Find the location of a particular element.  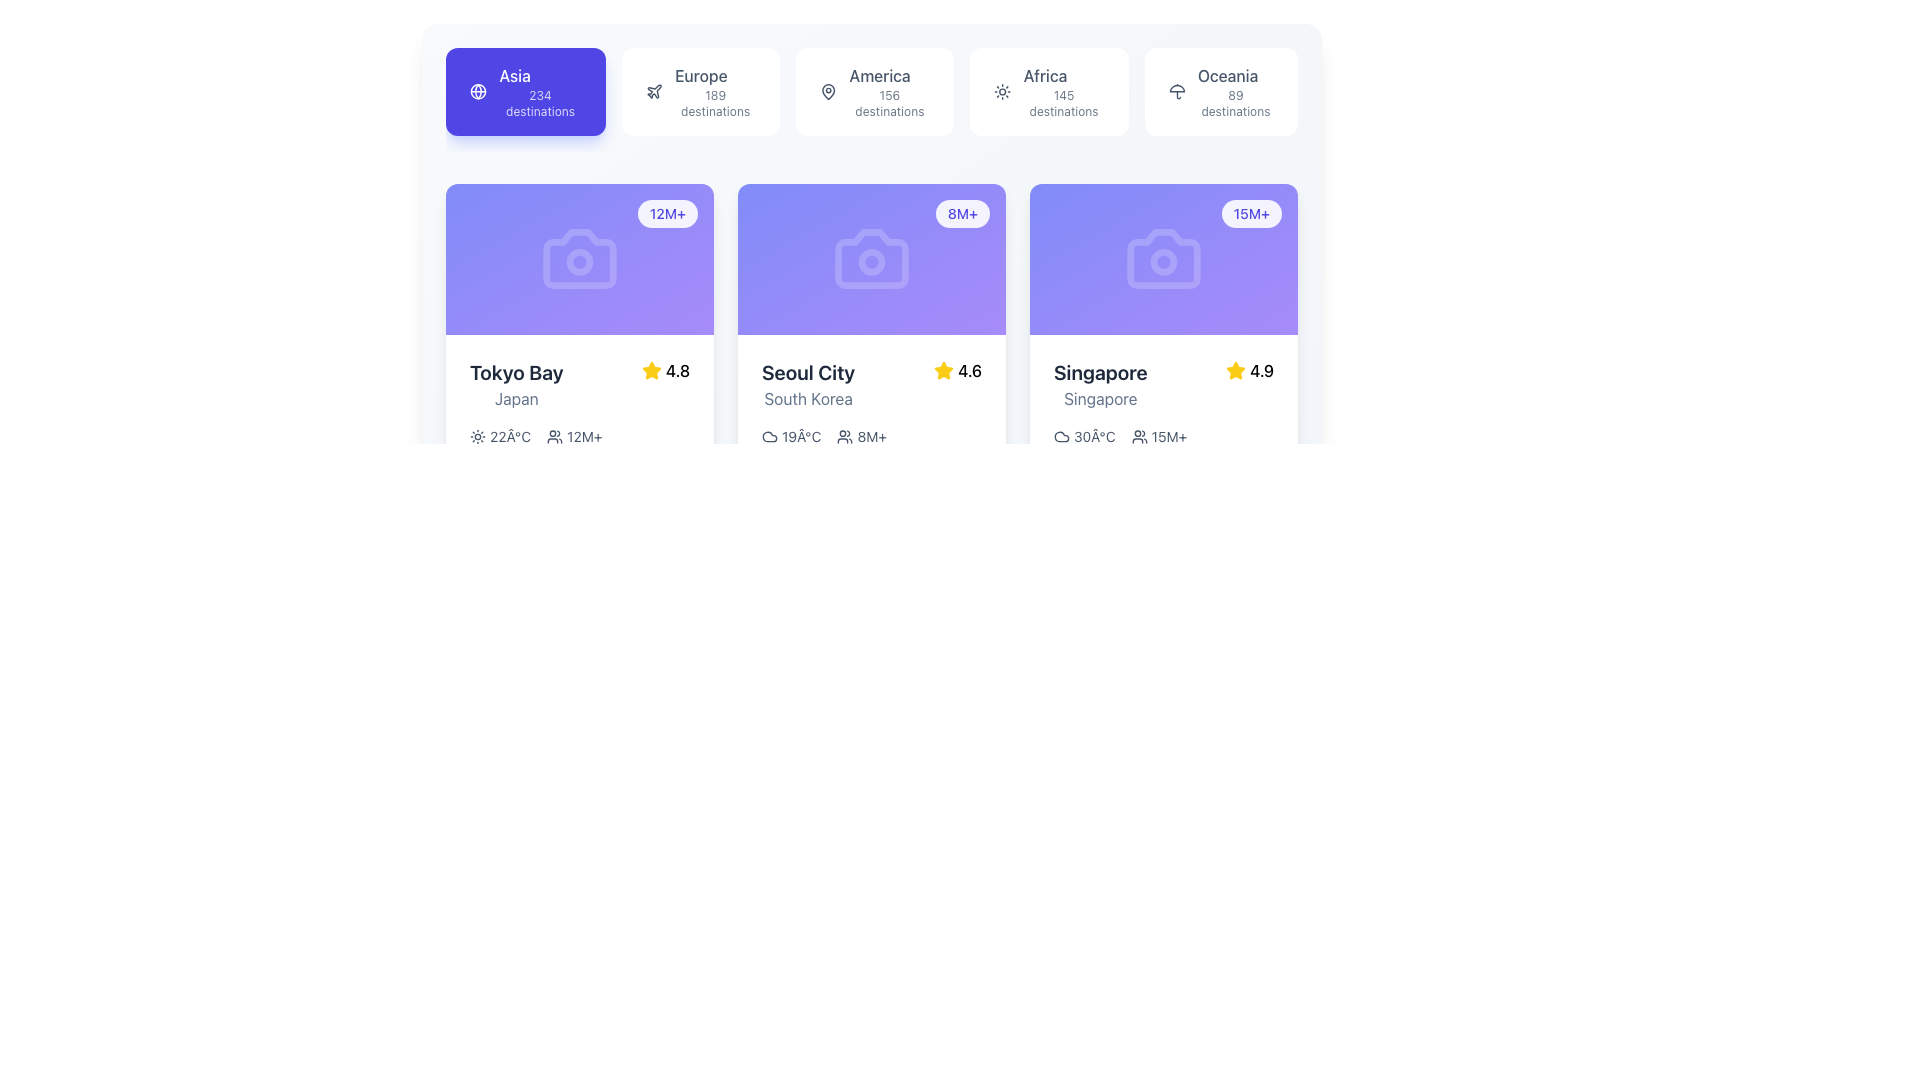

the 'Seoul City' text label located in the second card from the left, which displays the destination name and country is located at coordinates (808, 384).